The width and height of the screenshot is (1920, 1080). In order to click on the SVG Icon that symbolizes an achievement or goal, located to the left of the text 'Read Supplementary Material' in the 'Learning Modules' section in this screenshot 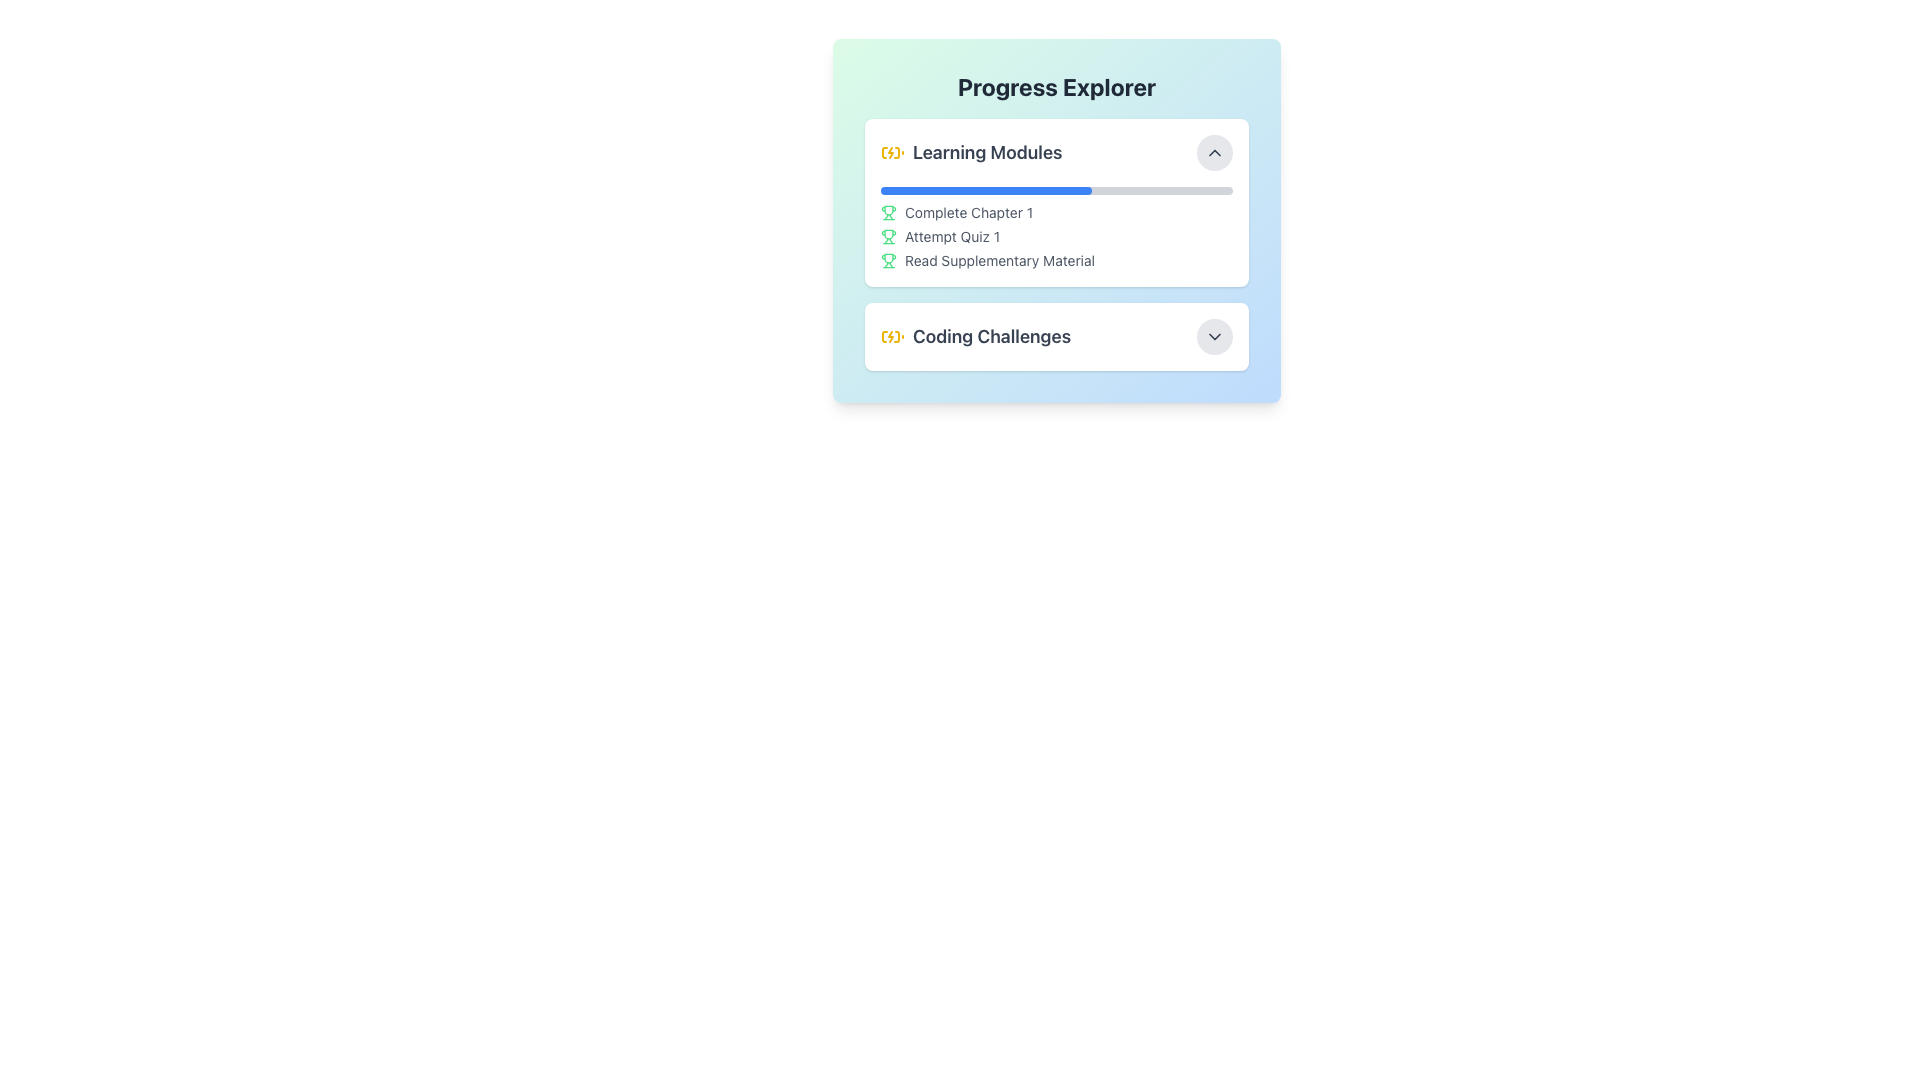, I will do `click(887, 257)`.